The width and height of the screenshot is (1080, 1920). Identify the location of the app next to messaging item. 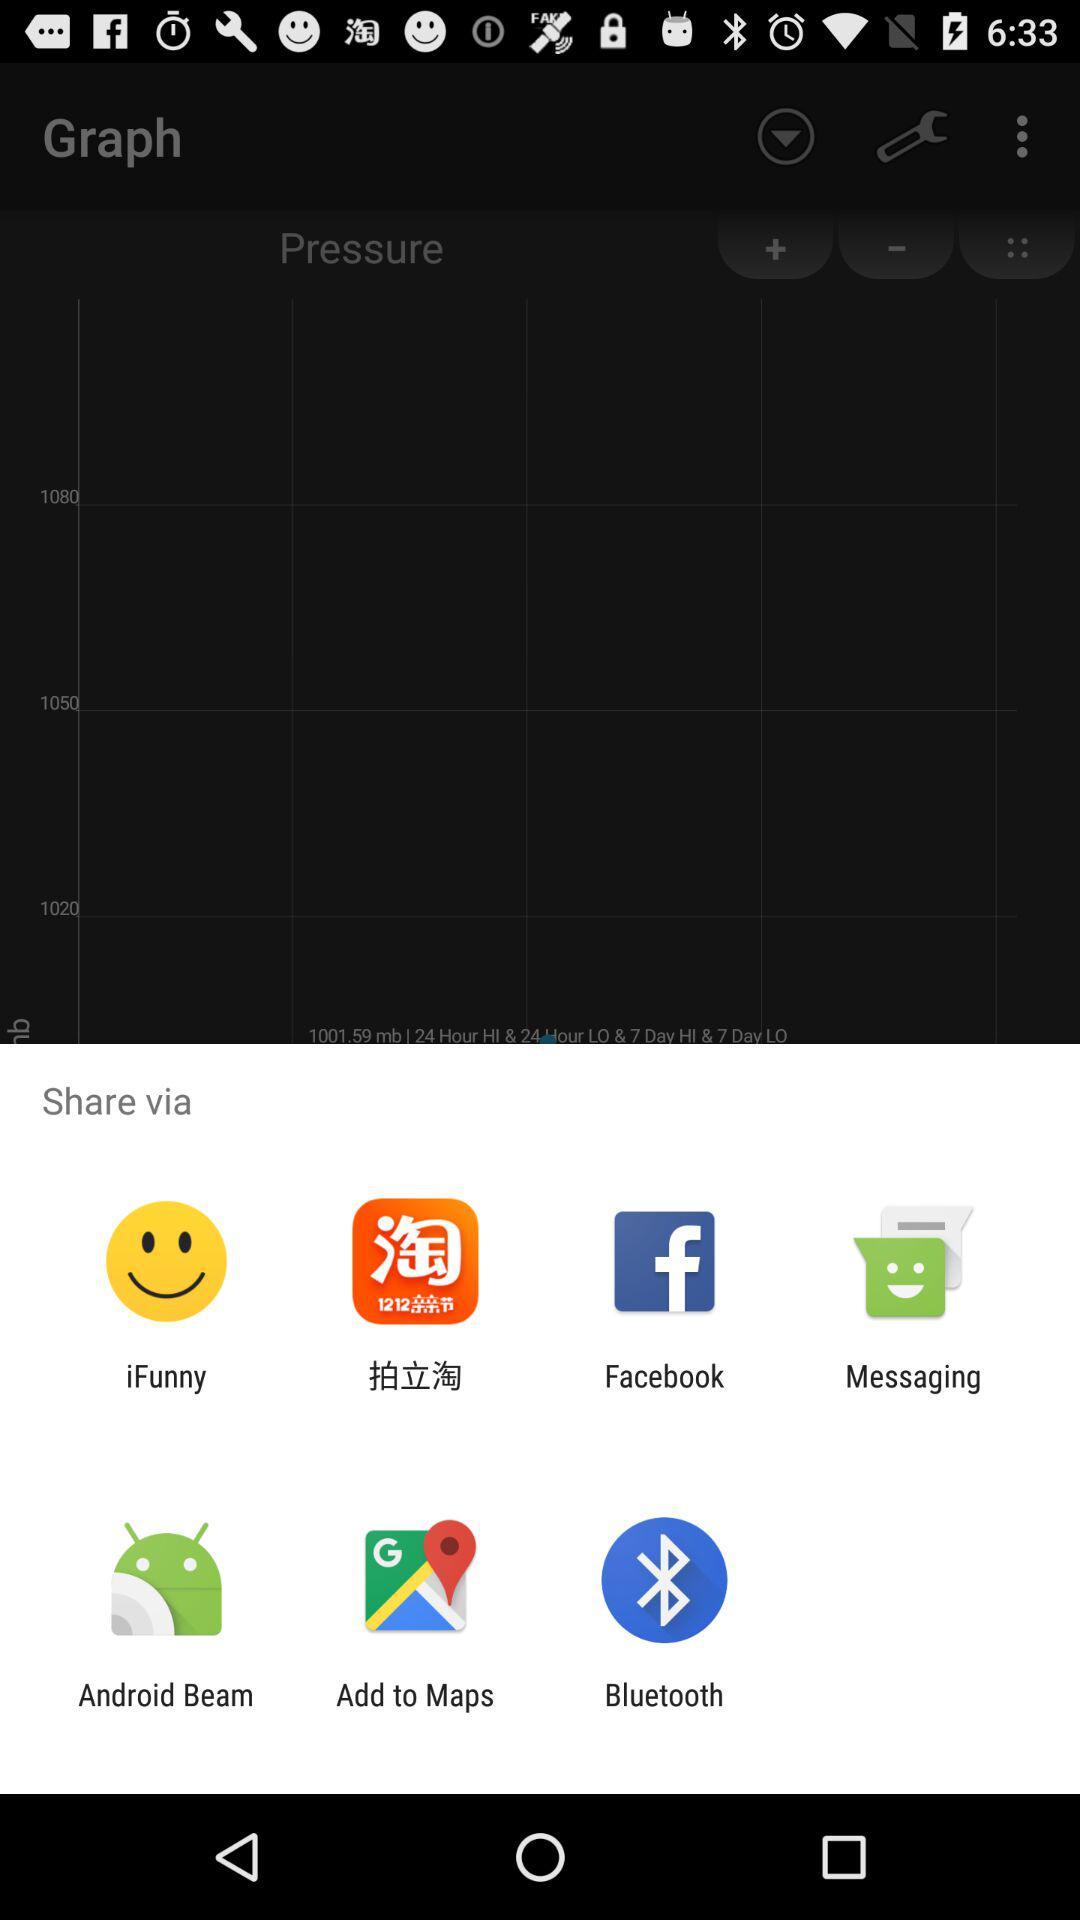
(664, 1392).